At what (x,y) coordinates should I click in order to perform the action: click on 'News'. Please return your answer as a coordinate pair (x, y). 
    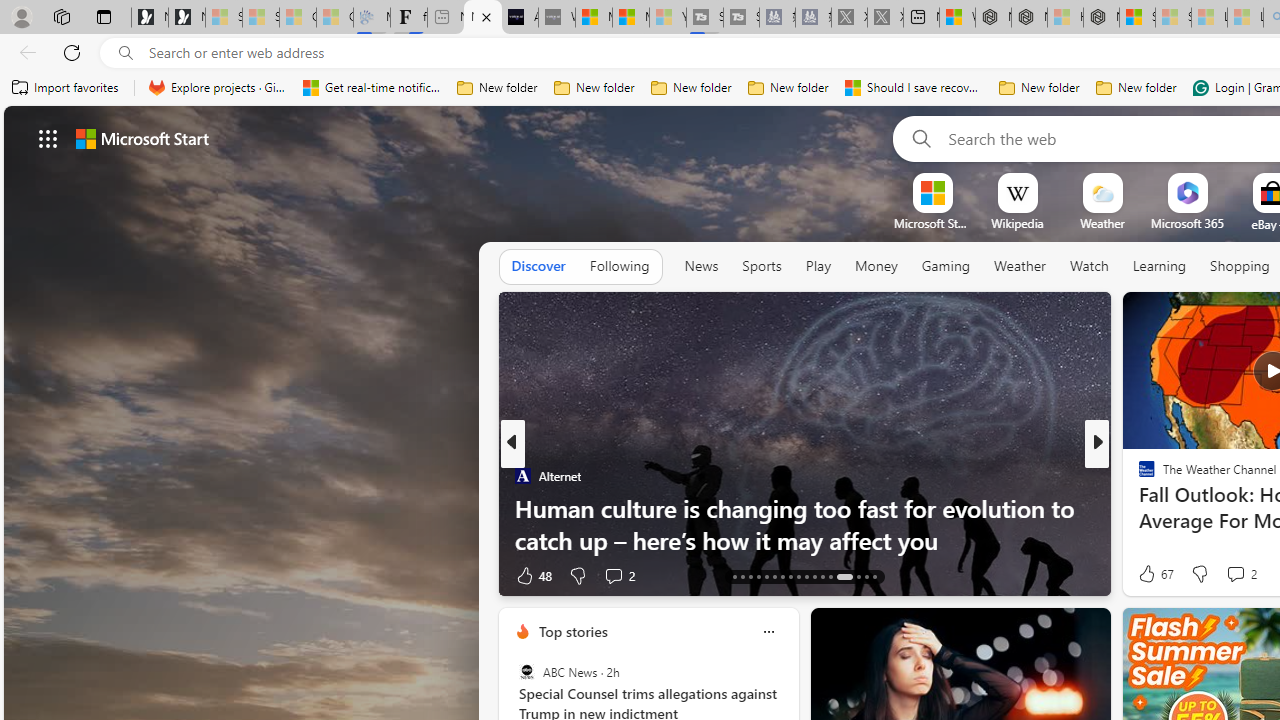
    Looking at the image, I should click on (701, 266).